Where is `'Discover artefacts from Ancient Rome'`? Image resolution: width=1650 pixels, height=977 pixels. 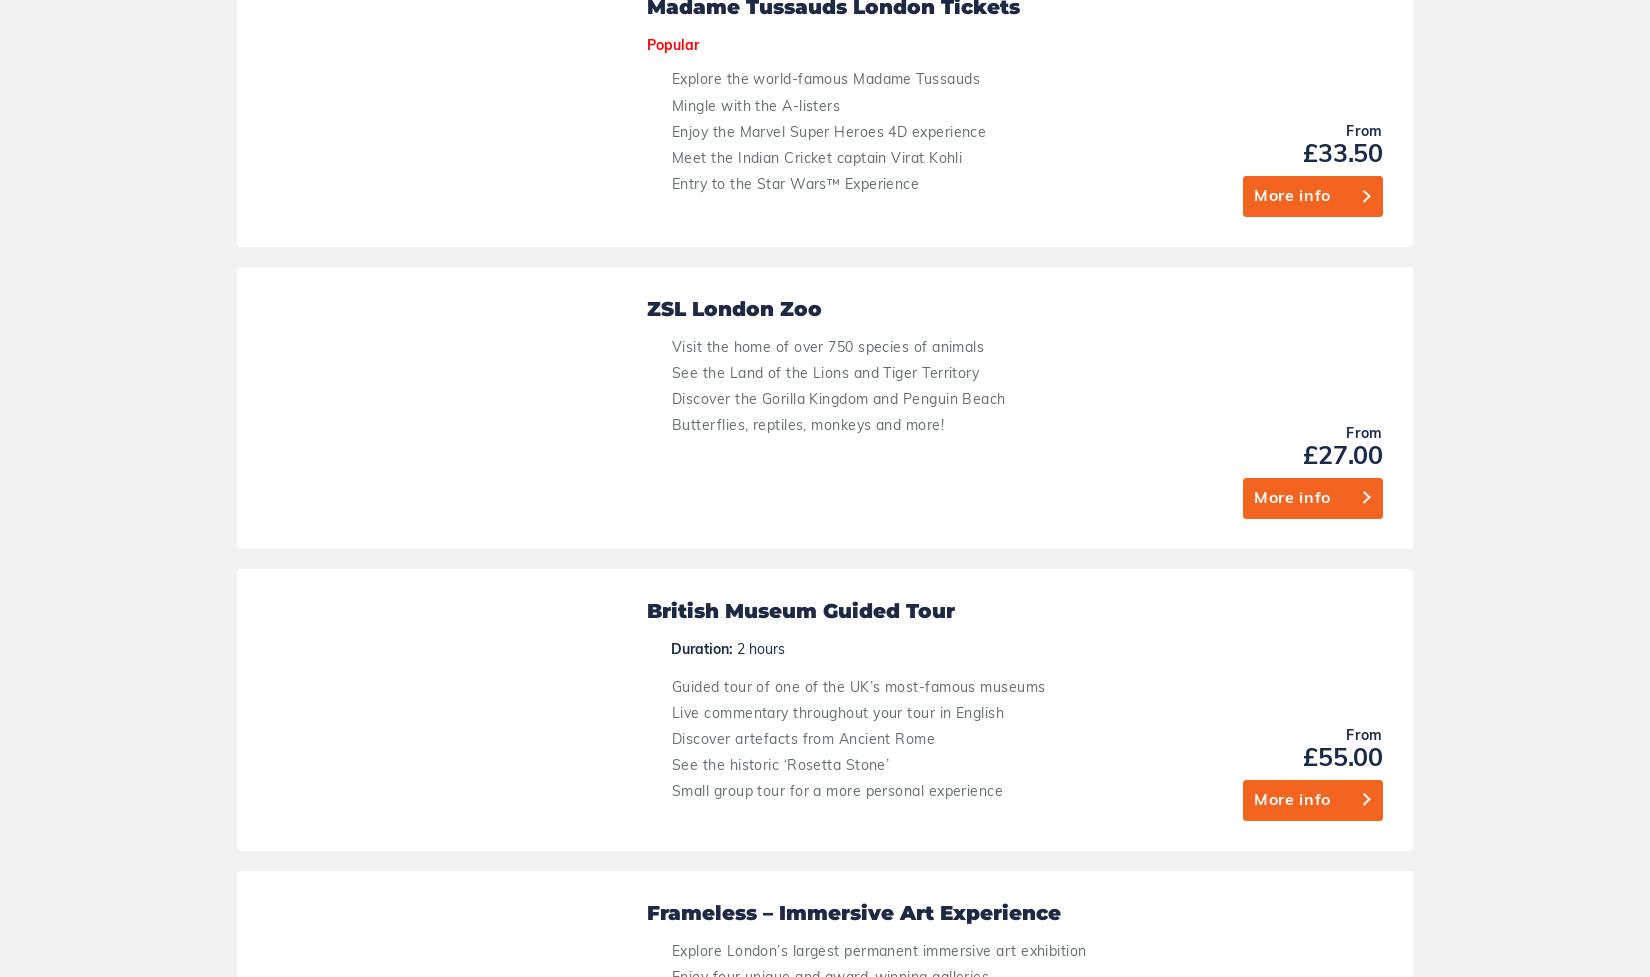 'Discover artefacts from Ancient Rome' is located at coordinates (802, 16).